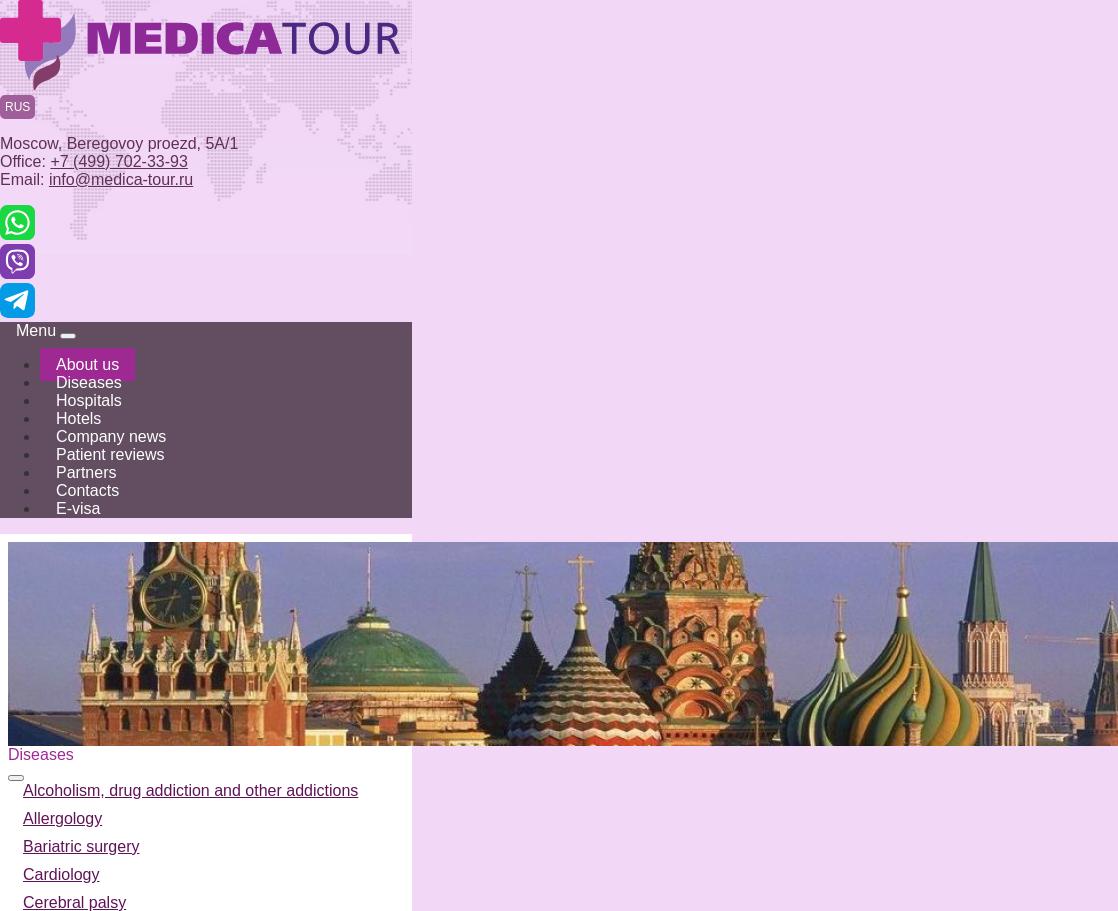 The width and height of the screenshot is (1118, 911). What do you see at coordinates (23, 817) in the screenshot?
I see `'Allergology'` at bounding box center [23, 817].